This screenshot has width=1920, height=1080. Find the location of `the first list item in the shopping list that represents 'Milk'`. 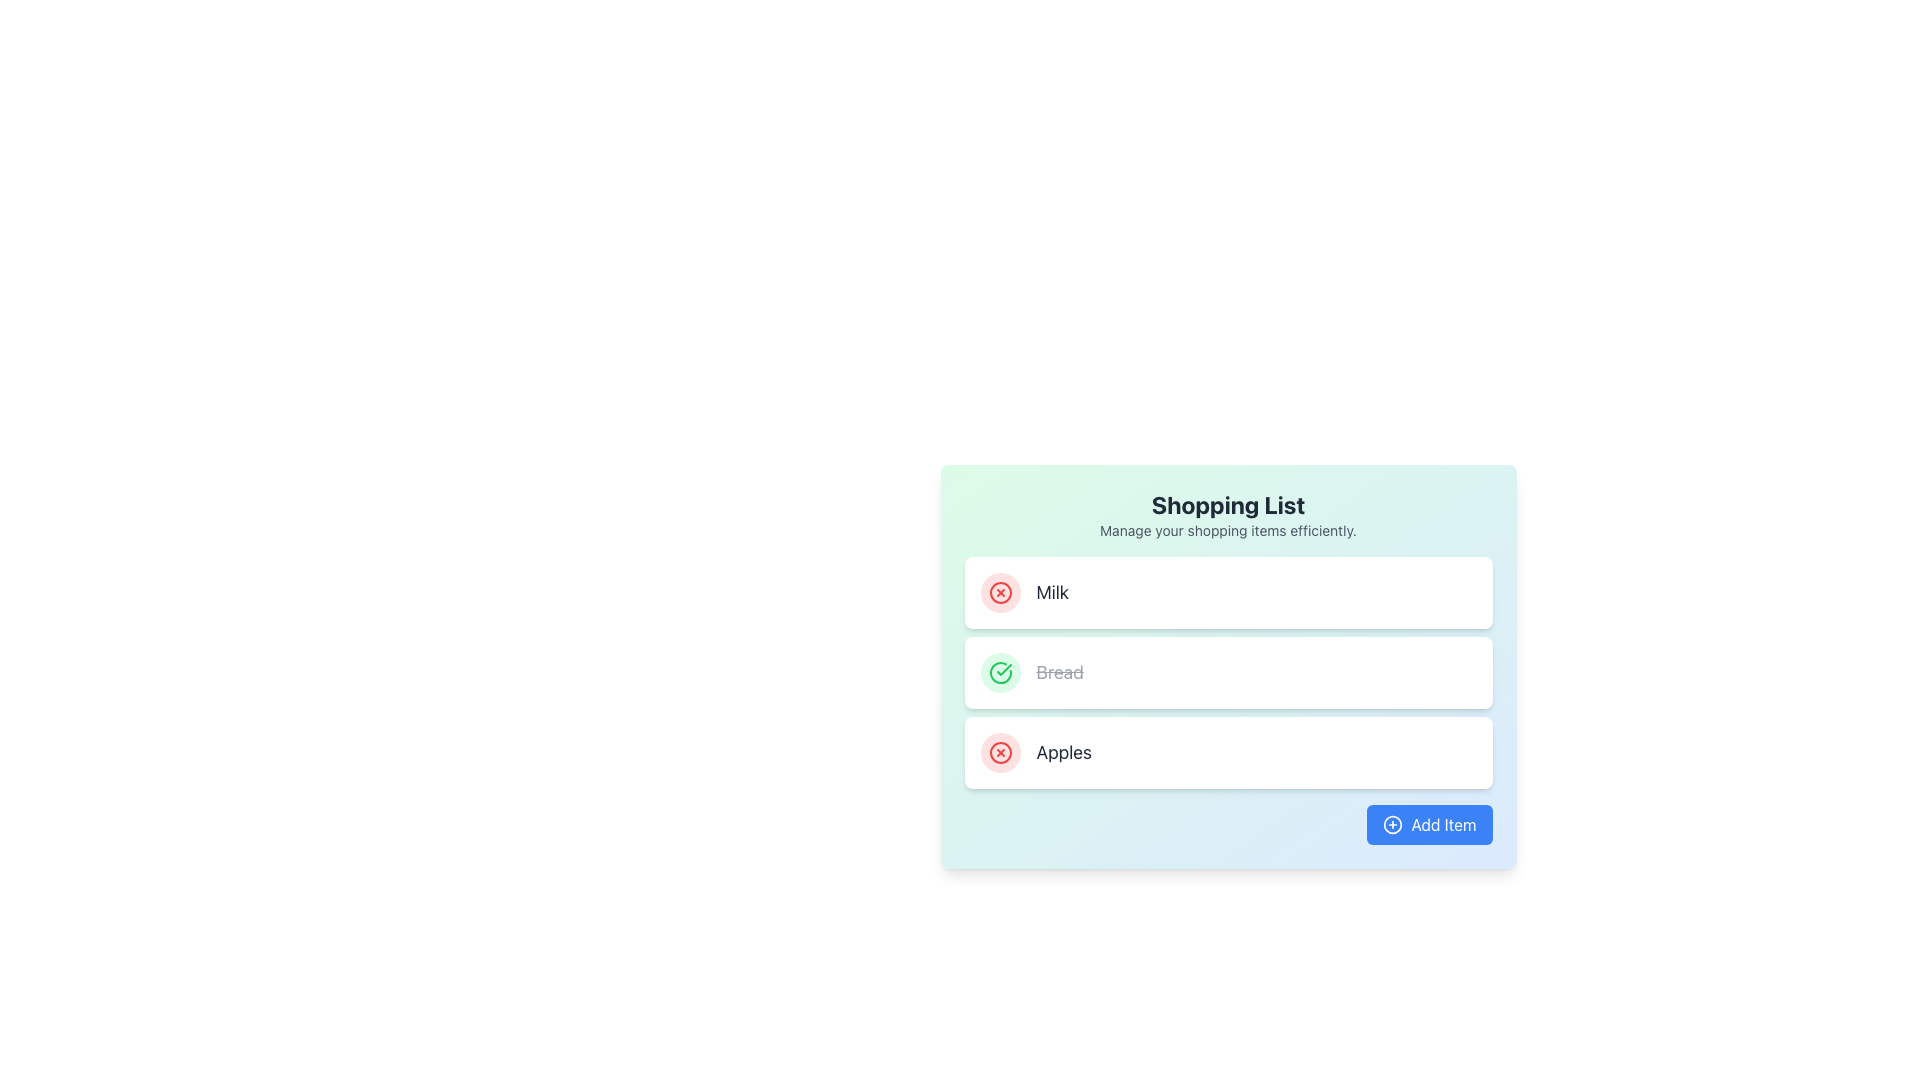

the first list item in the shopping list that represents 'Milk' is located at coordinates (1227, 592).